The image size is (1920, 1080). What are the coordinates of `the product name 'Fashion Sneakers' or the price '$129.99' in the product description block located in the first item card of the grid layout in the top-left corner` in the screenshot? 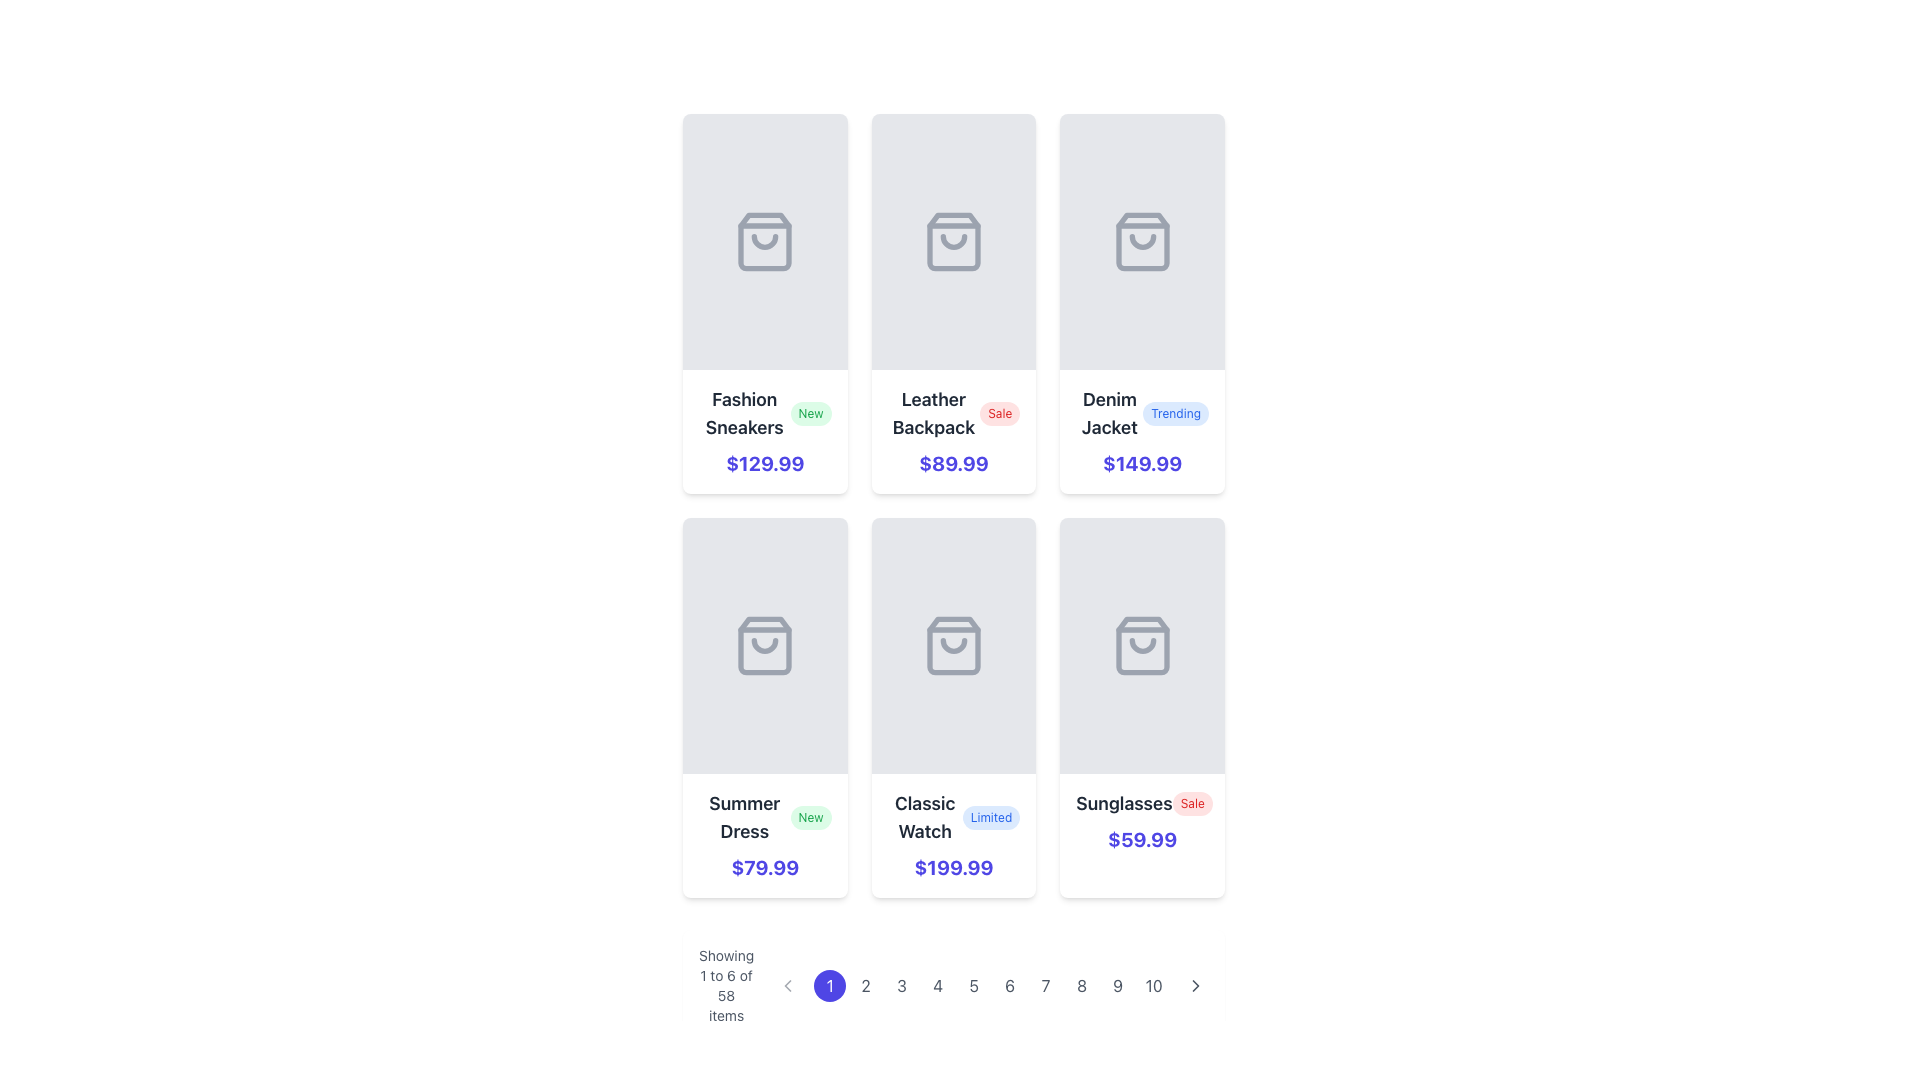 It's located at (764, 431).